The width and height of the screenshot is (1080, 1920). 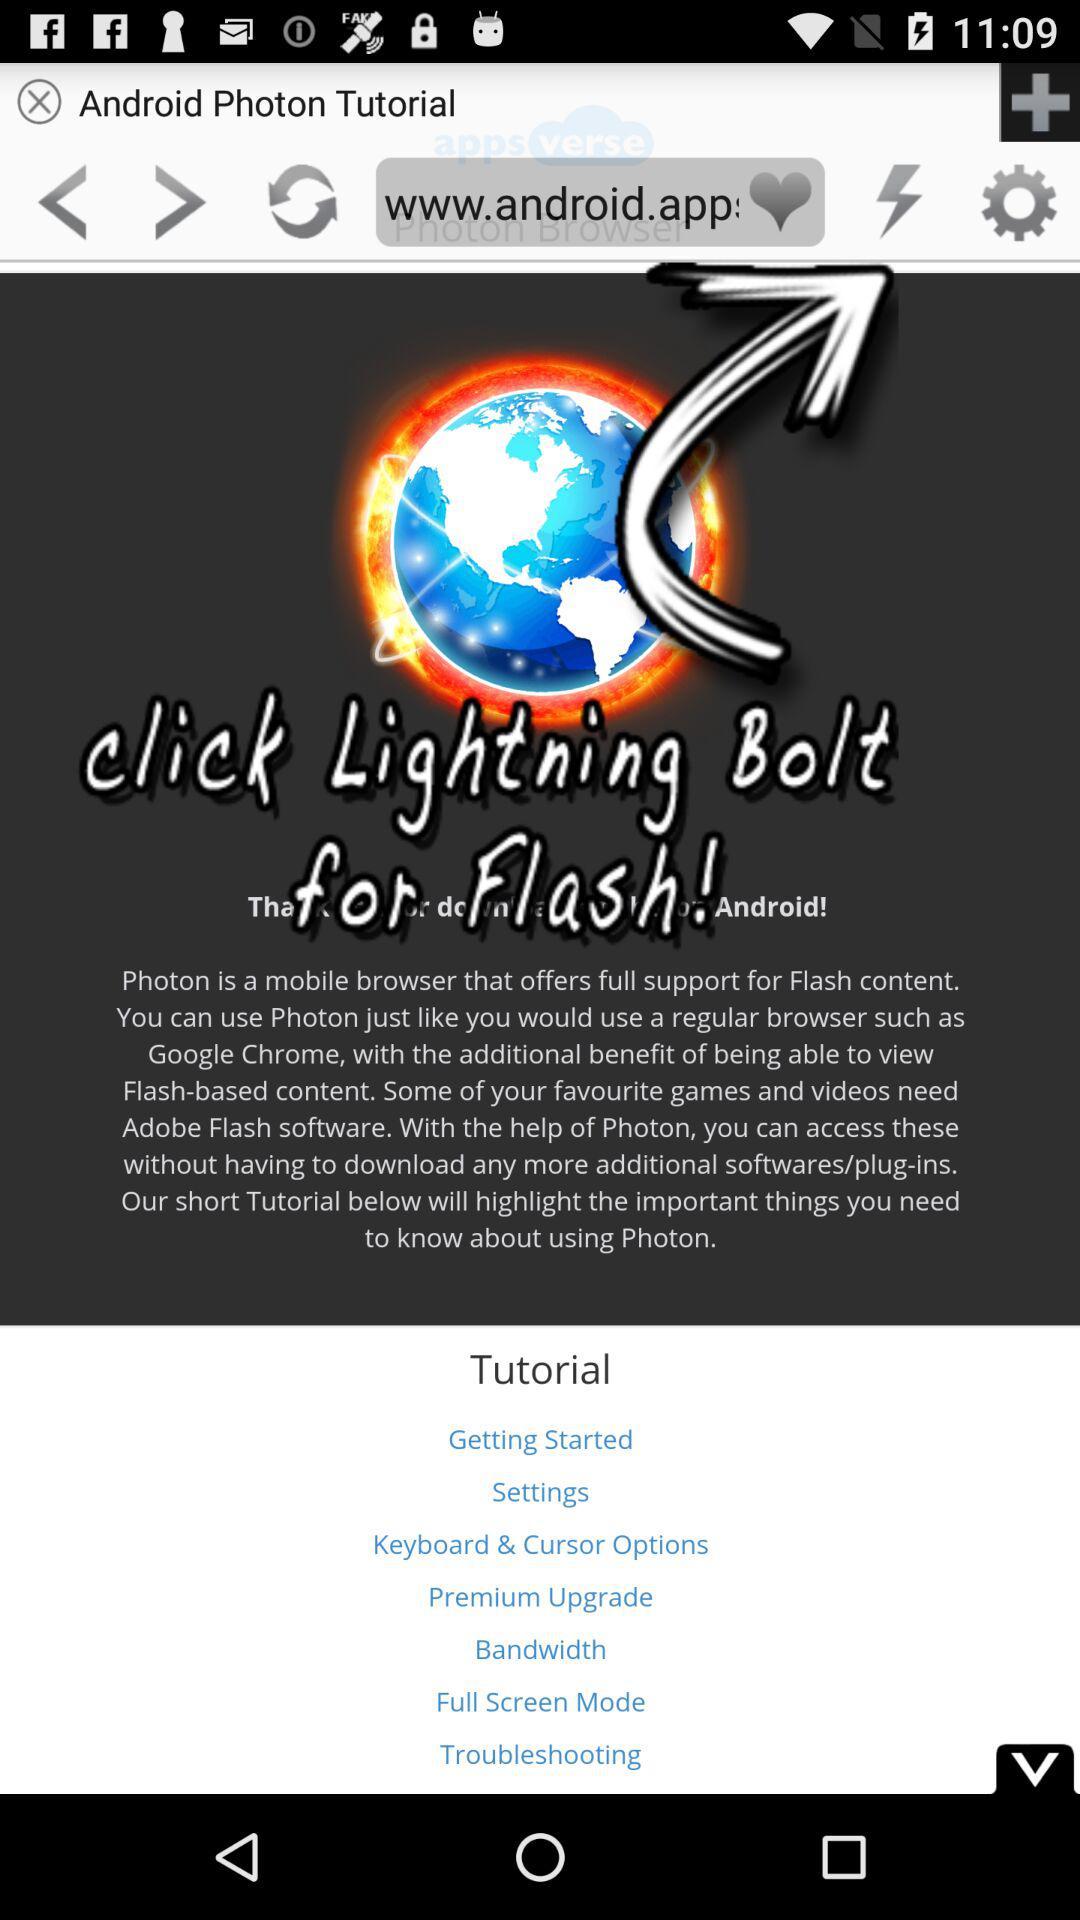 I want to click on the add icon, so click(x=1039, y=108).